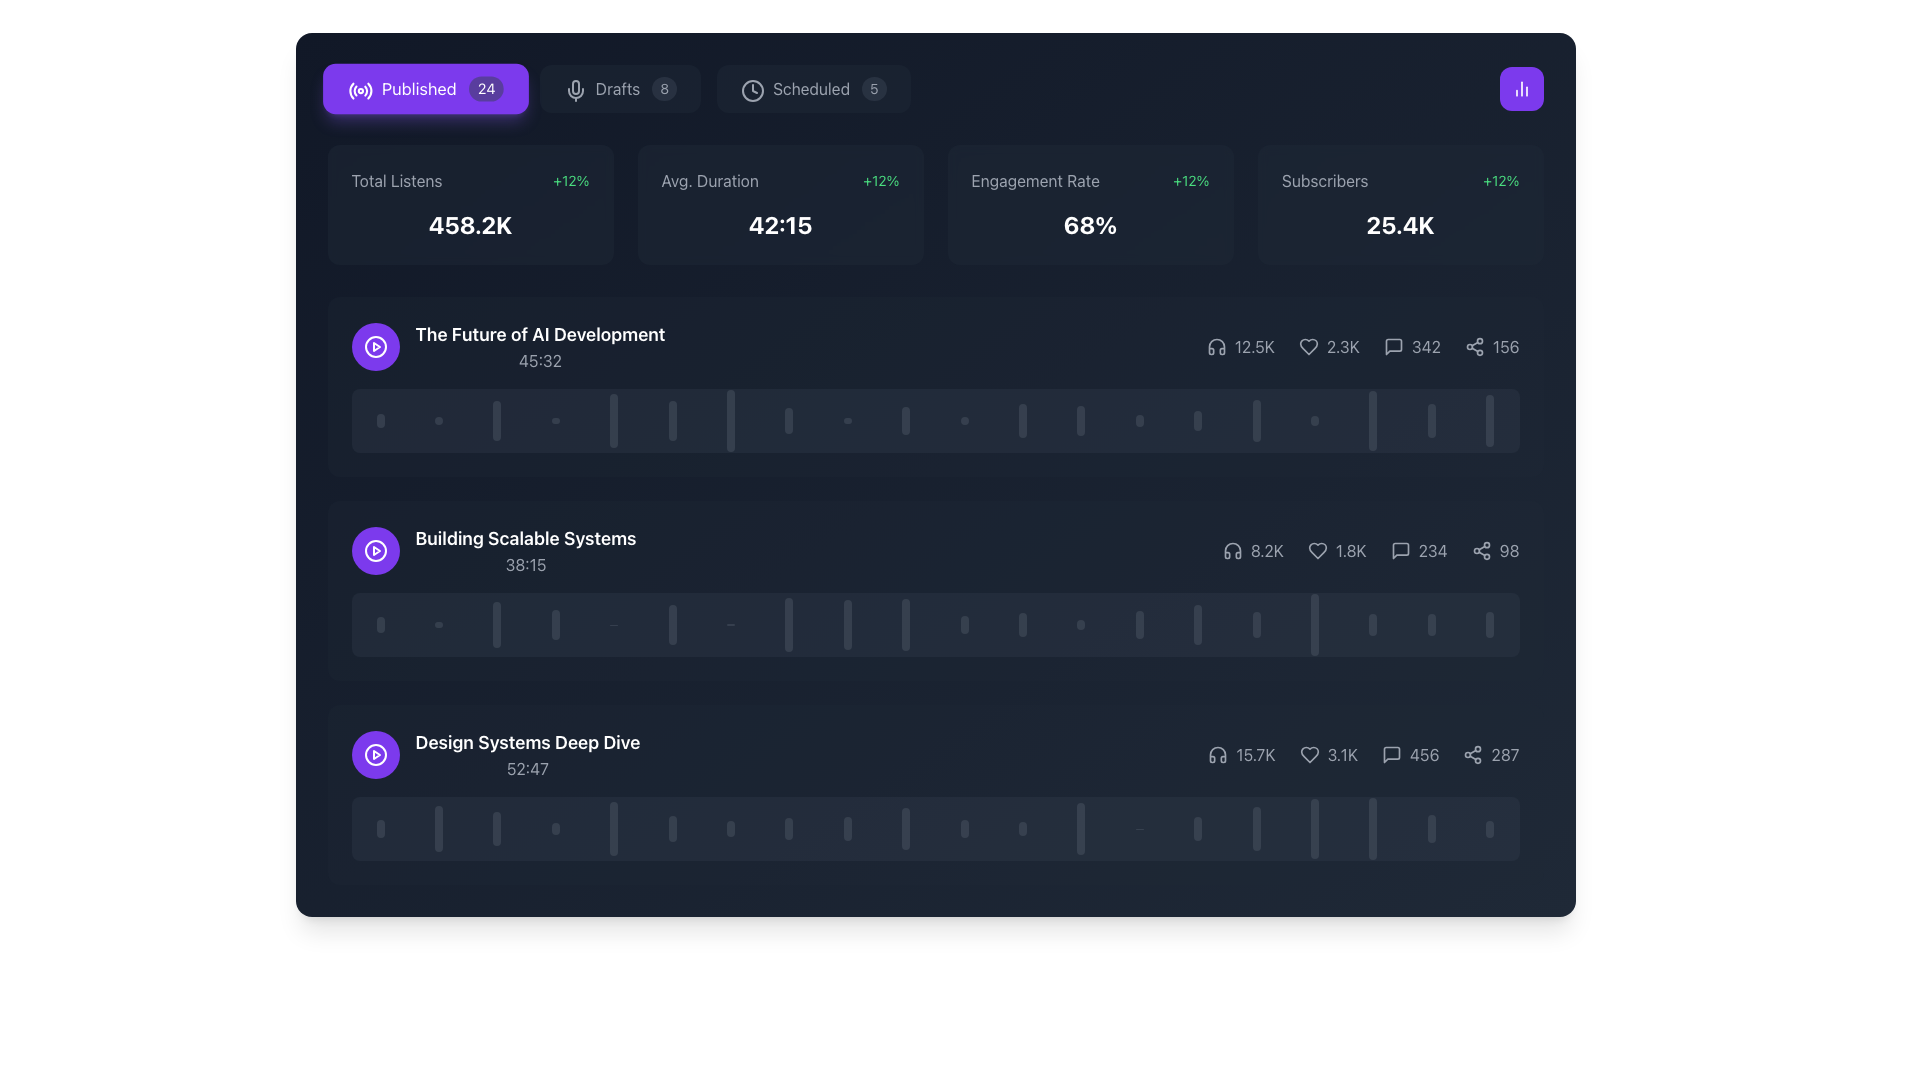 This screenshot has width=1920, height=1080. Describe the element at coordinates (1520, 87) in the screenshot. I see `the column chart icon embedded within the violet rounded rectangular button` at that location.